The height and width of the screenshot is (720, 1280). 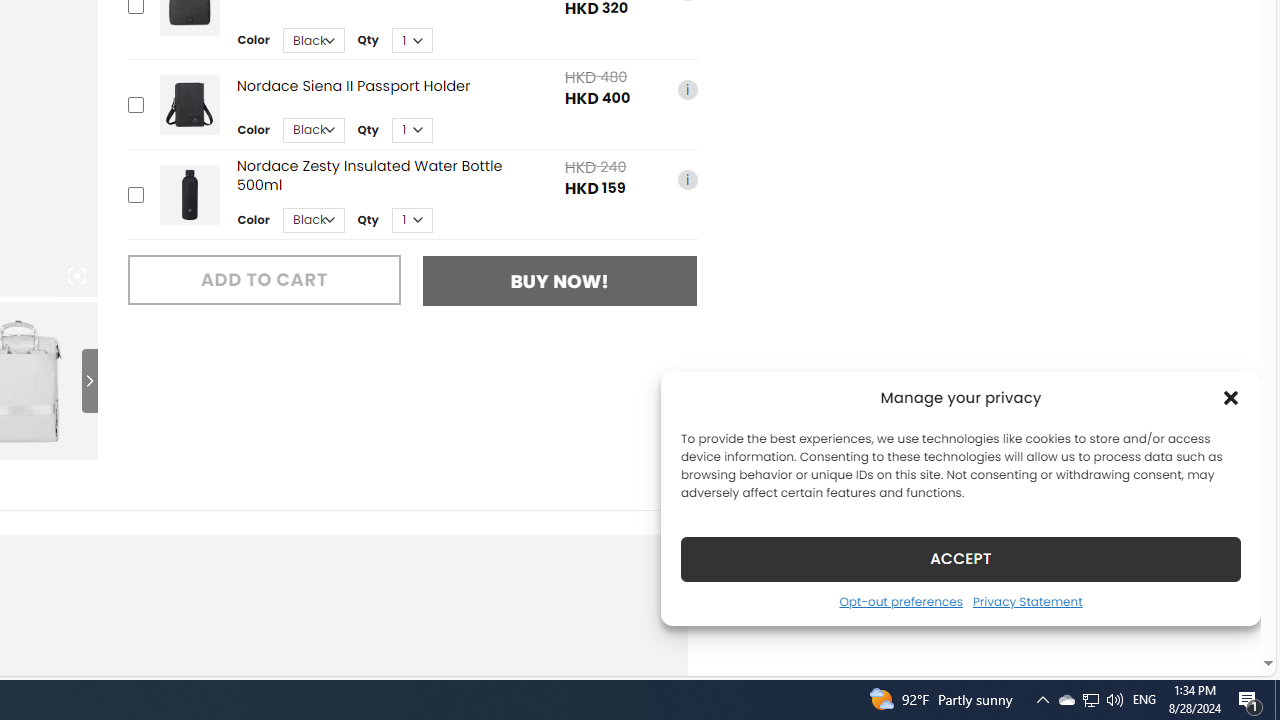 I want to click on 'Class: iconic-woothumbs-fullscreen', so click(x=76, y=276).